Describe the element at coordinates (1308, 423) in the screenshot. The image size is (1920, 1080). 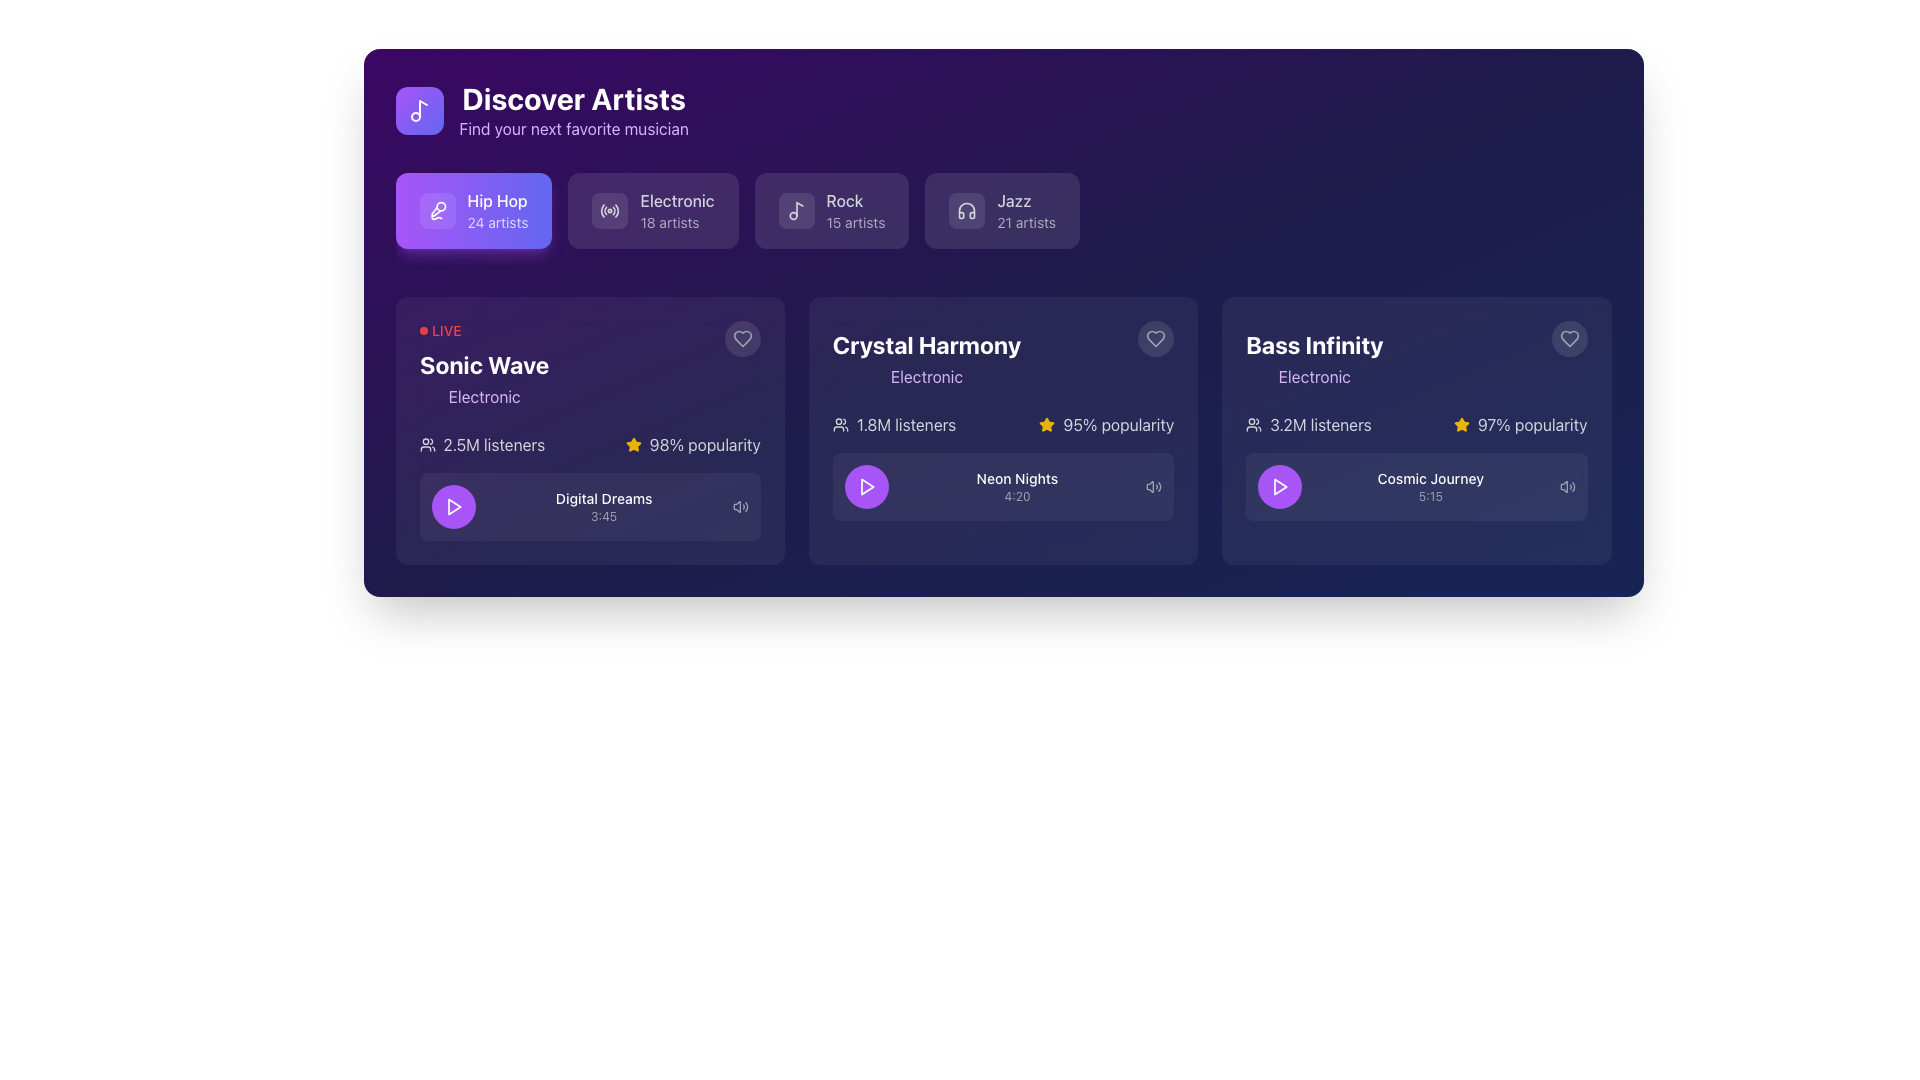
I see `the informational label displaying the number of listeners for the 'Bass Infinity' artist, located below the title and to the left of the popularity label` at that location.